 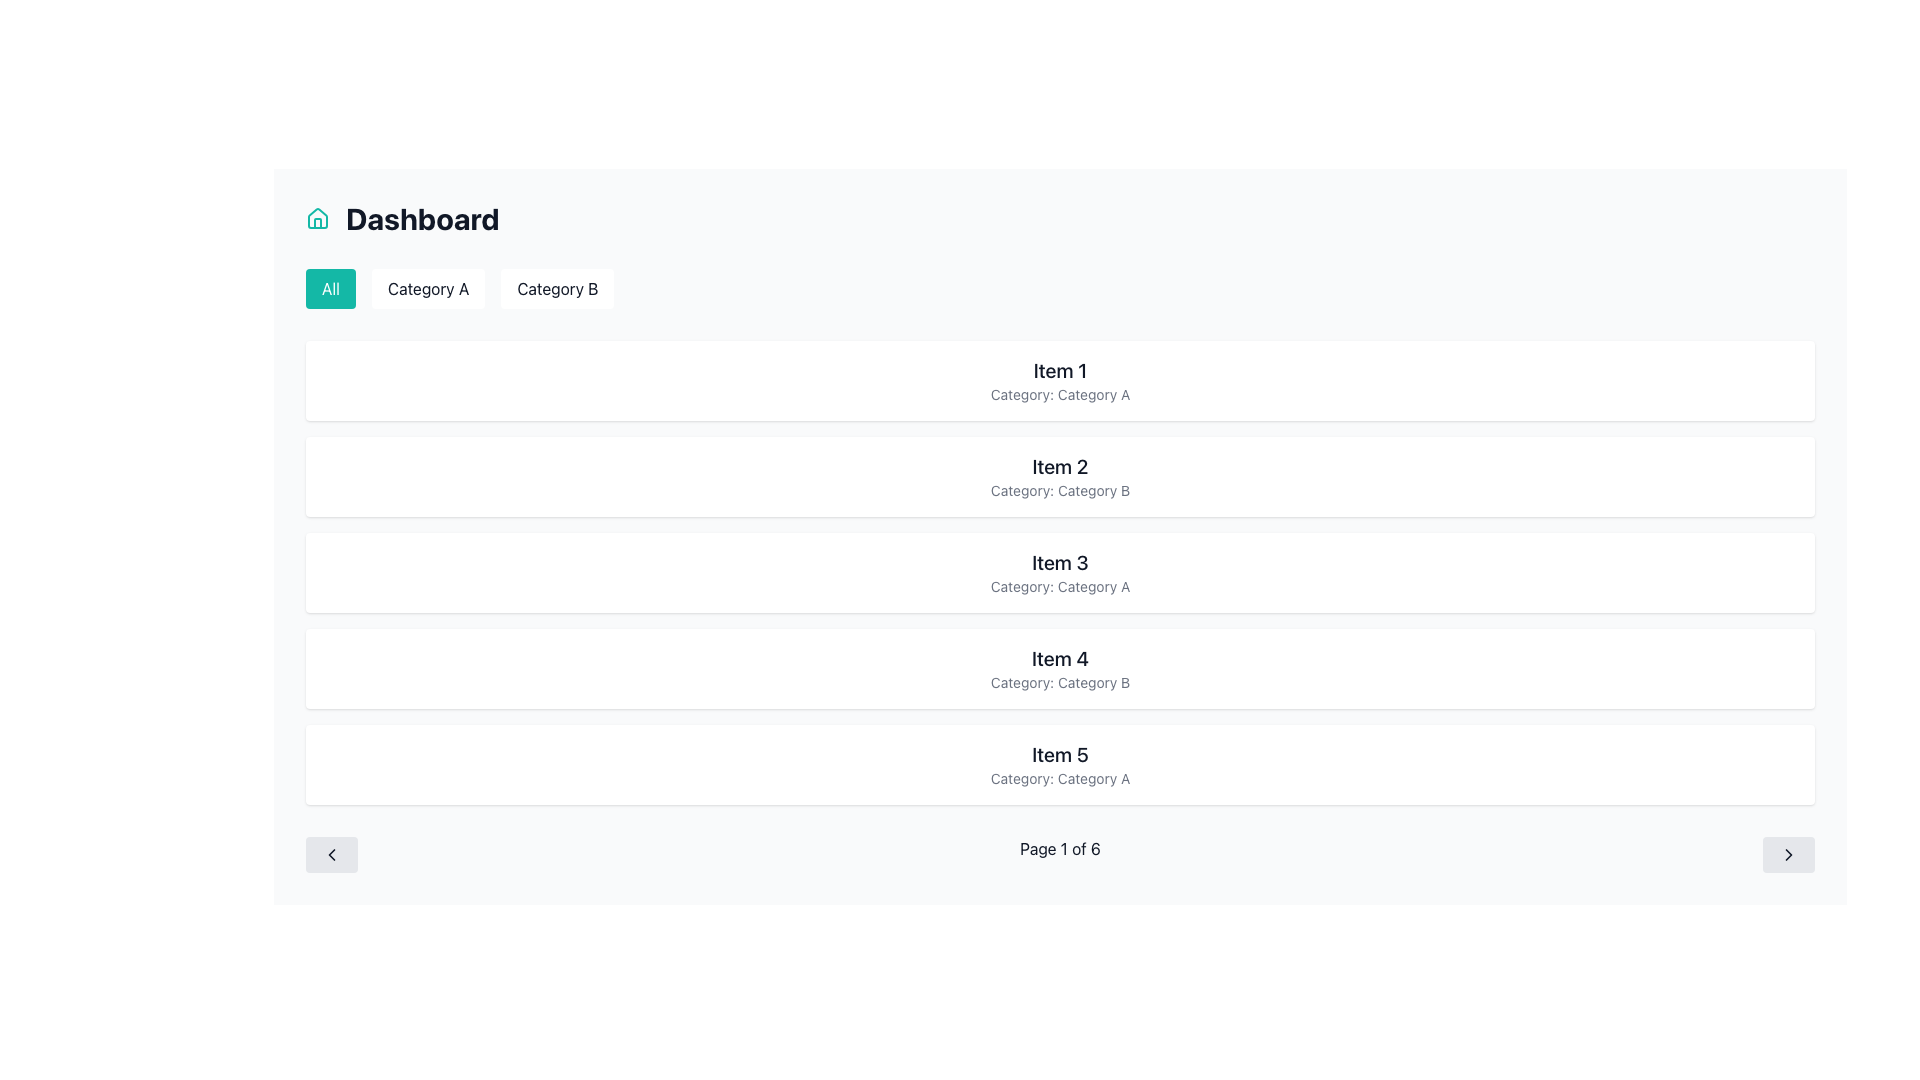 What do you see at coordinates (557, 289) in the screenshot?
I see `the 'Category B' button, which is a rectangular button with a white background and rounded corners, located below the 'Dashboard' heading, to filter by 'Category B'` at bounding box center [557, 289].